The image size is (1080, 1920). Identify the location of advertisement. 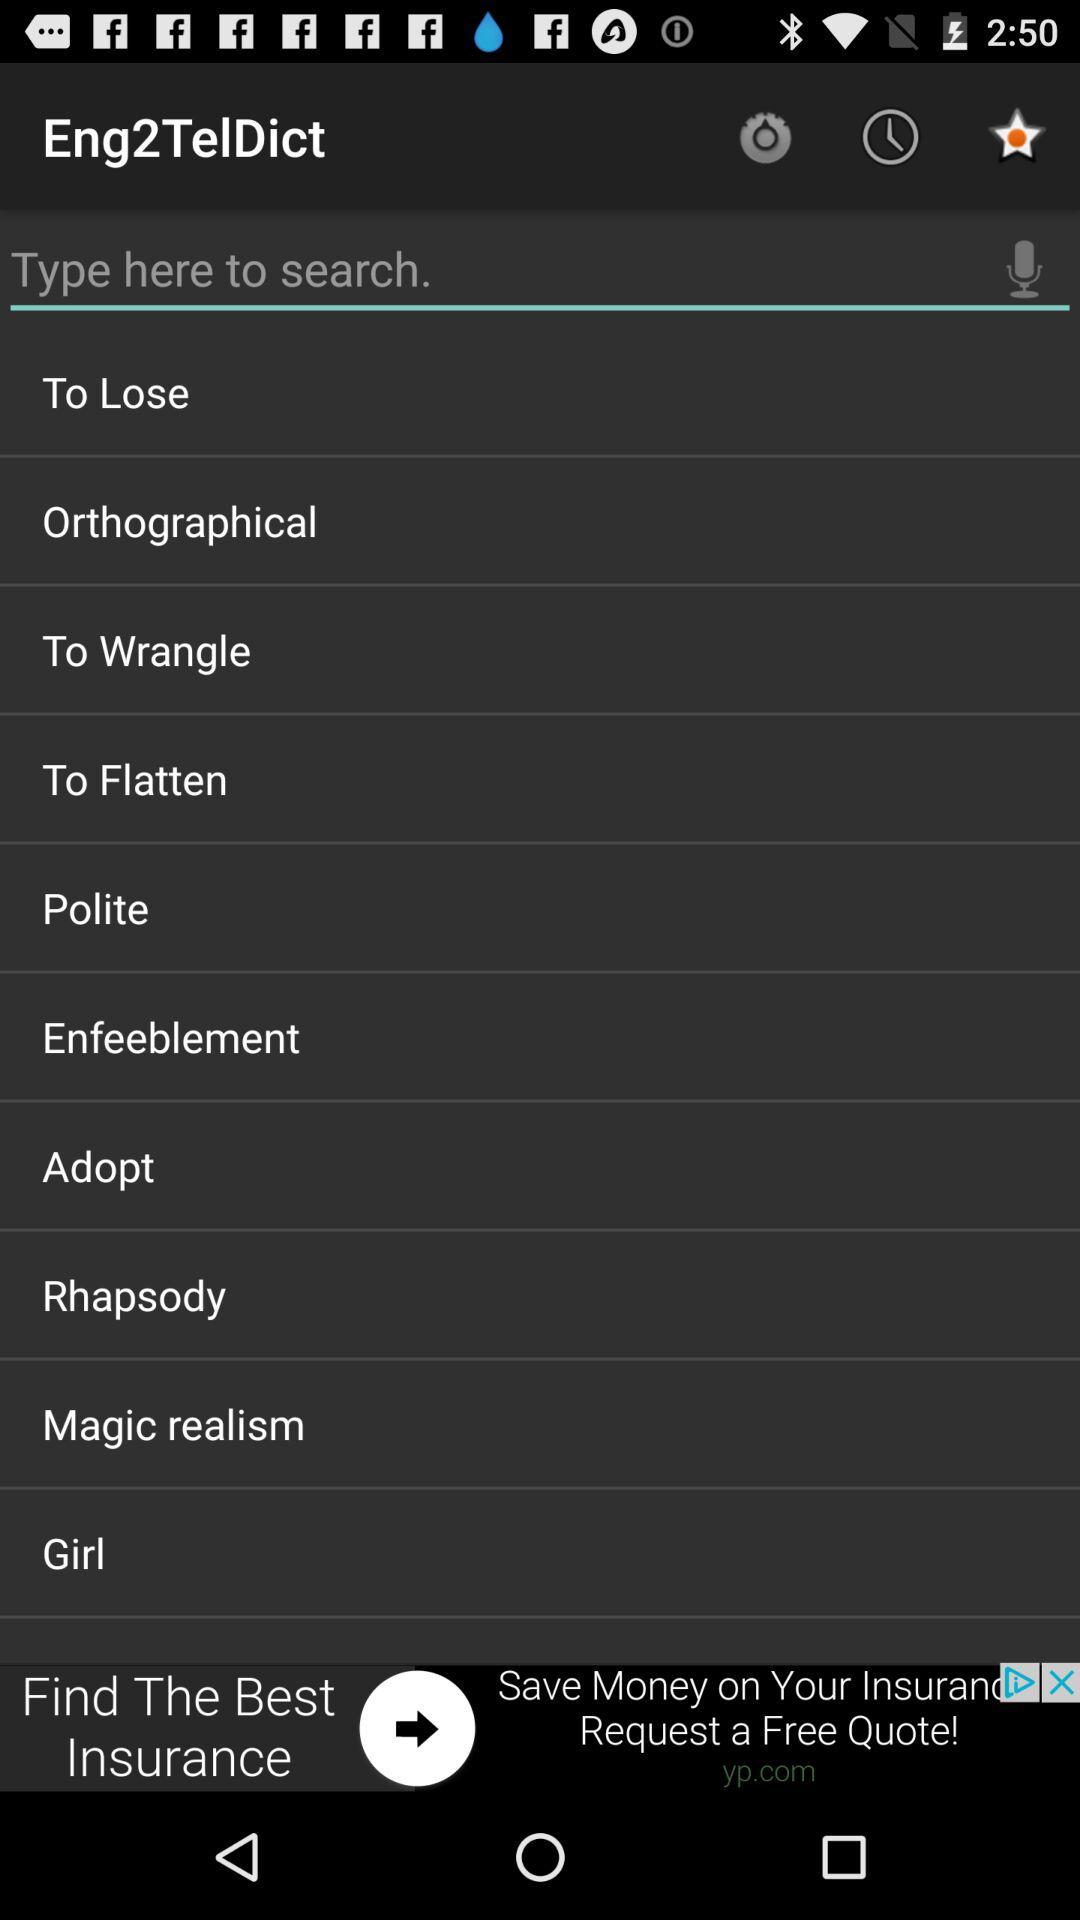
(540, 1727).